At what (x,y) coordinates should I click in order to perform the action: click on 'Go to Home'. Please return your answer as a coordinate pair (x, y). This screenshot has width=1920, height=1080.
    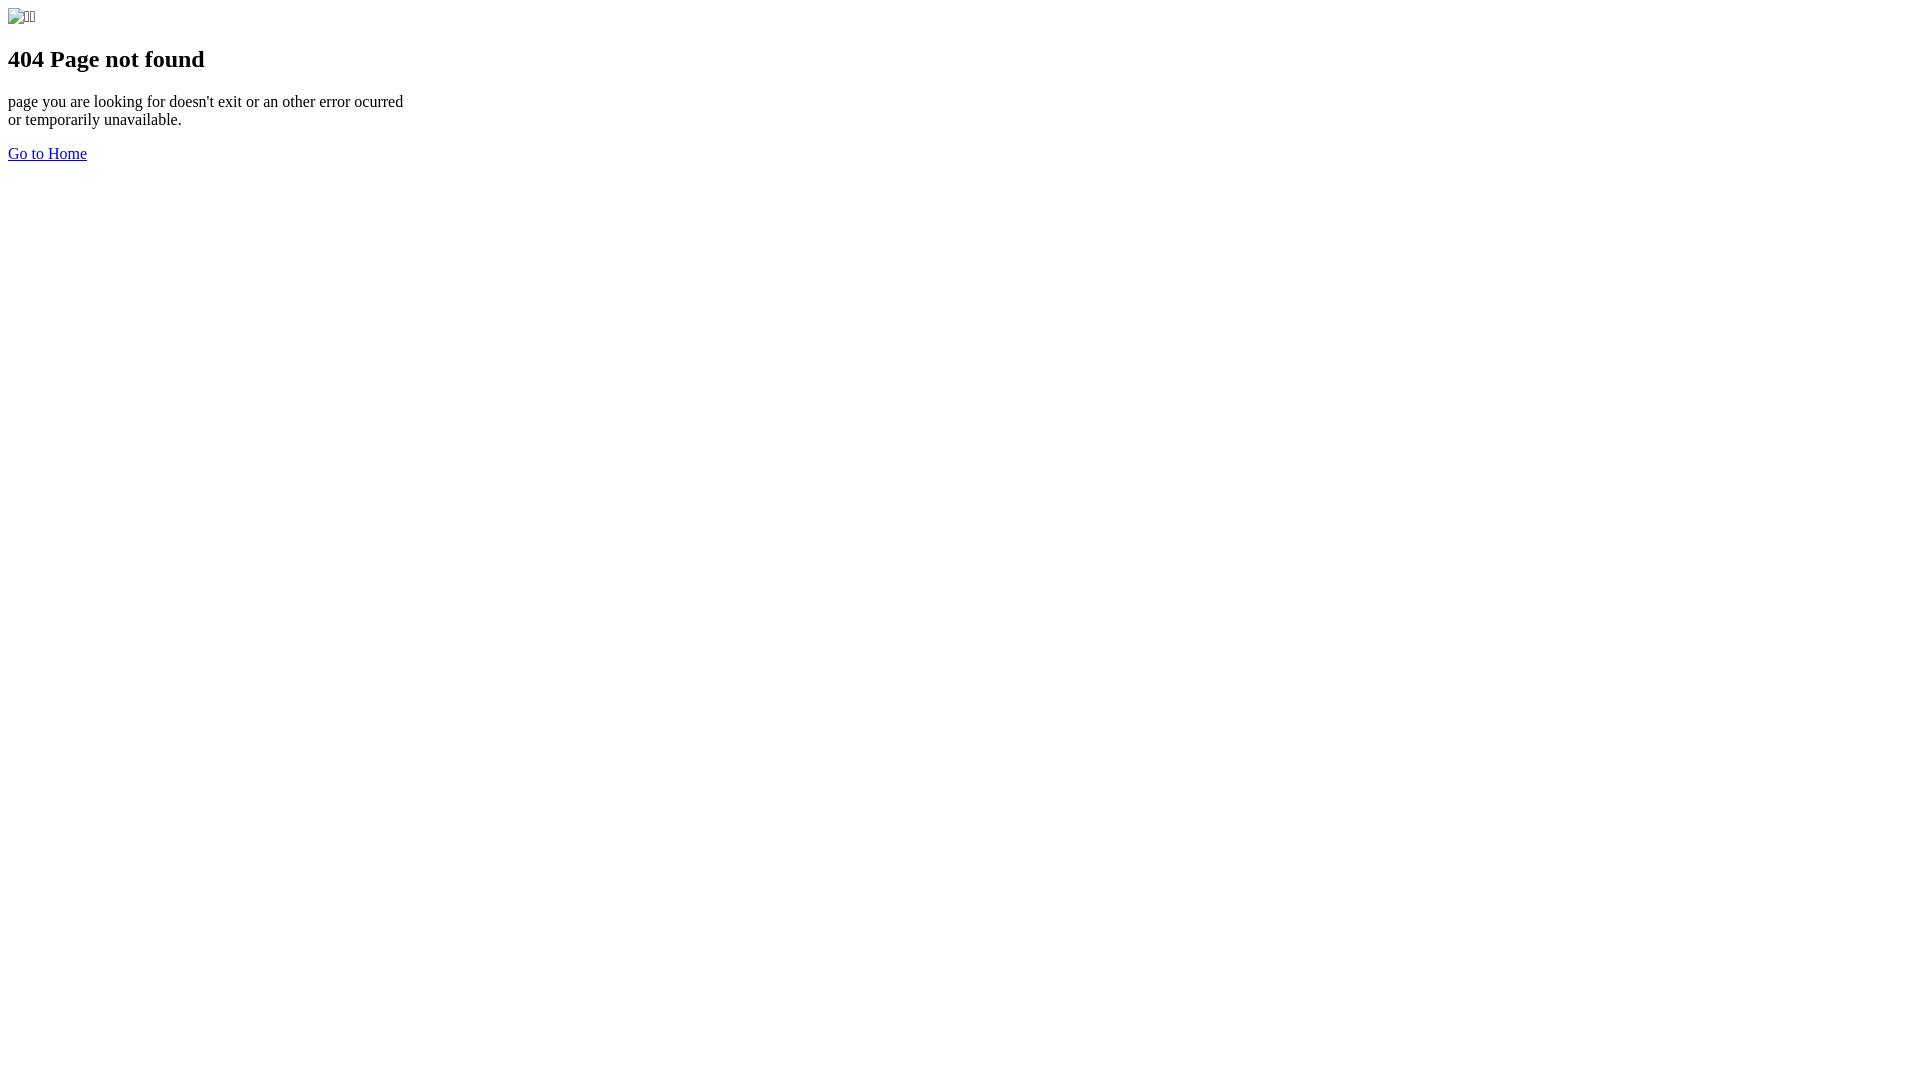
    Looking at the image, I should click on (47, 152).